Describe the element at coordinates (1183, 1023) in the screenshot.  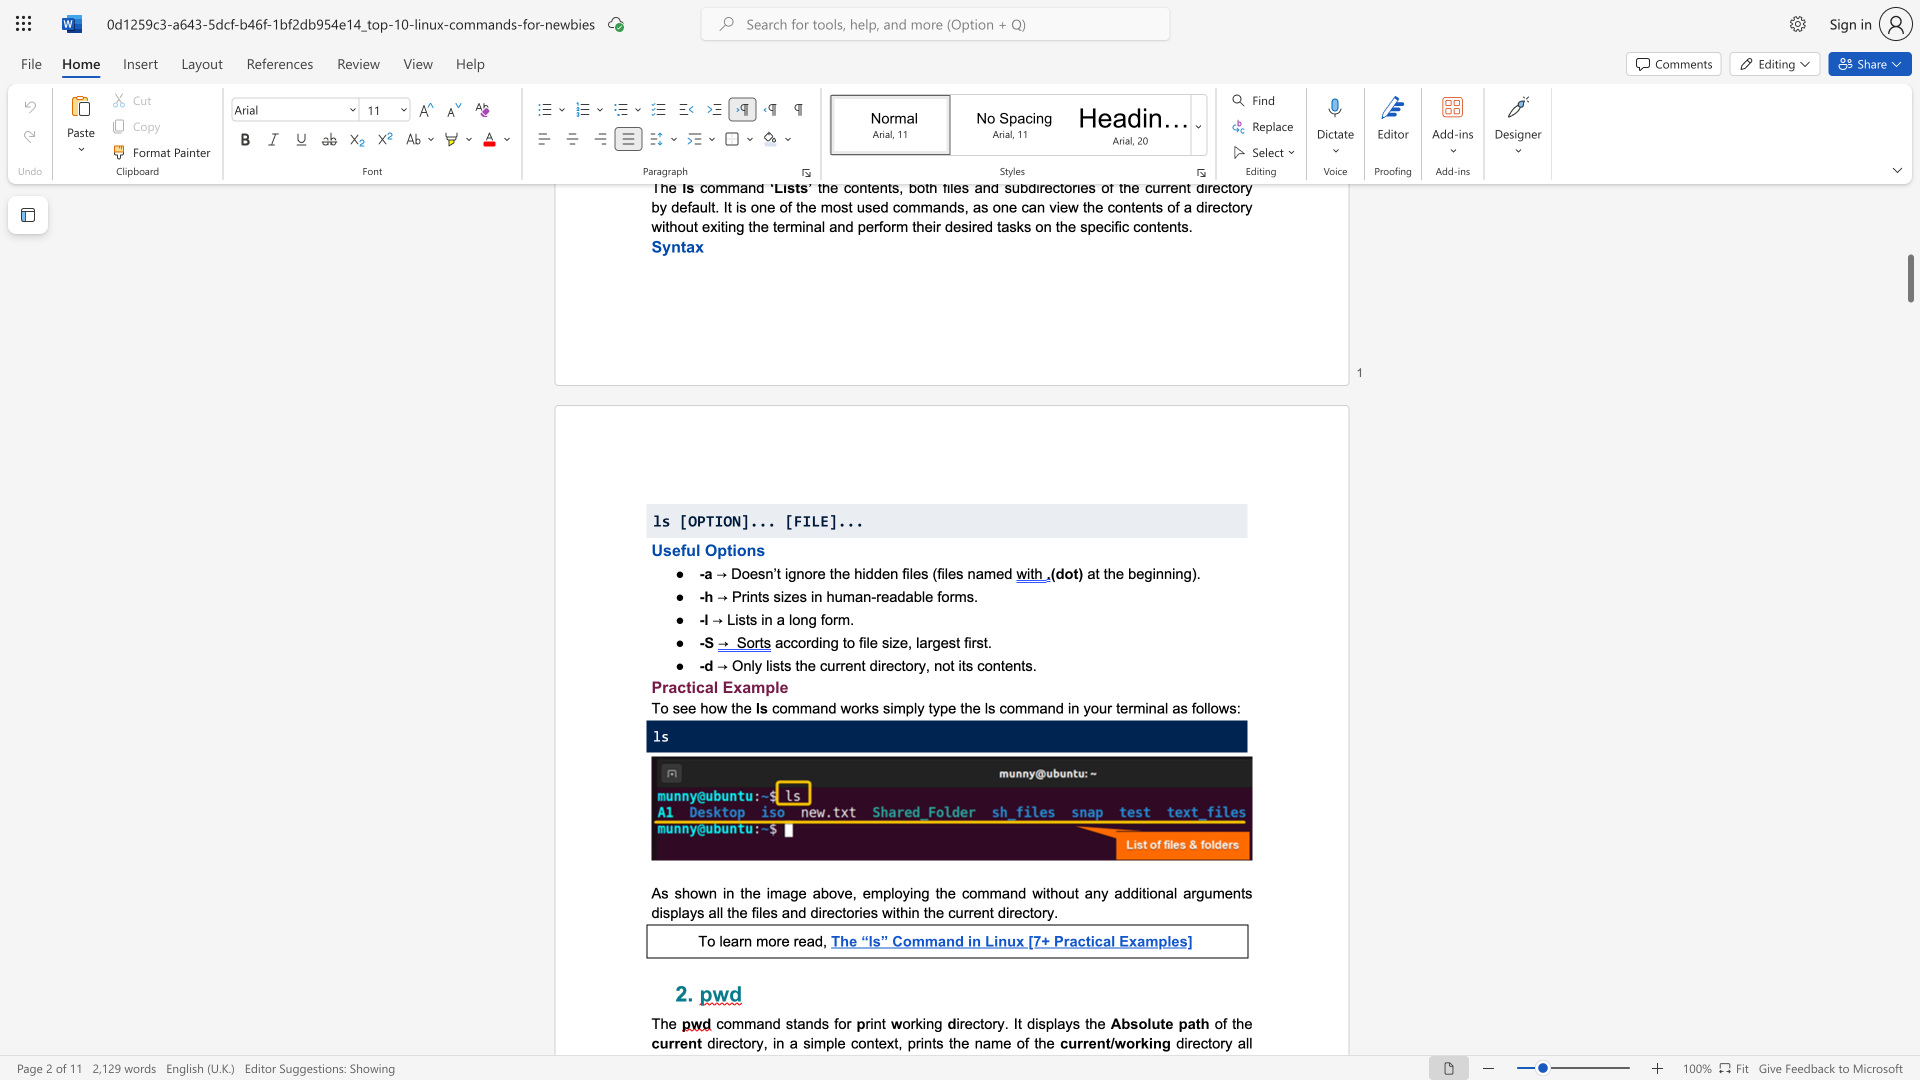
I see `the 1th character "p" in the text` at that location.